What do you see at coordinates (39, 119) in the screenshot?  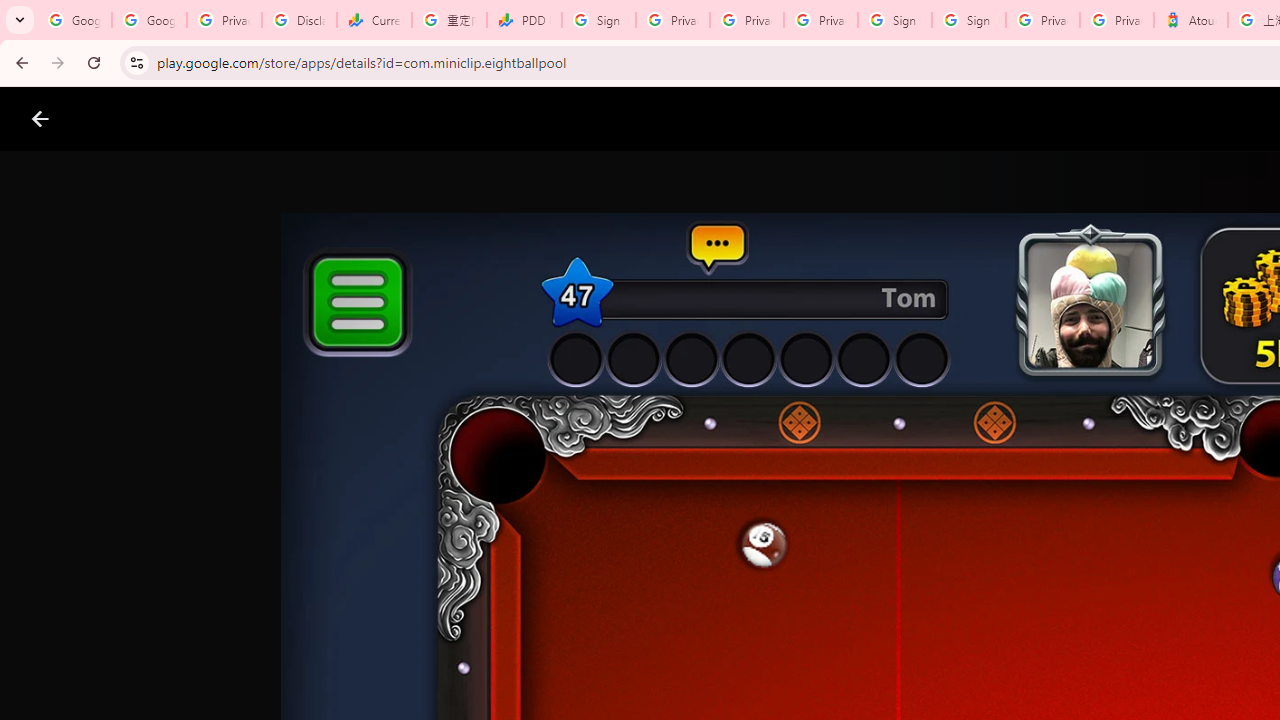 I see `'Close screenshot viewer'` at bounding box center [39, 119].